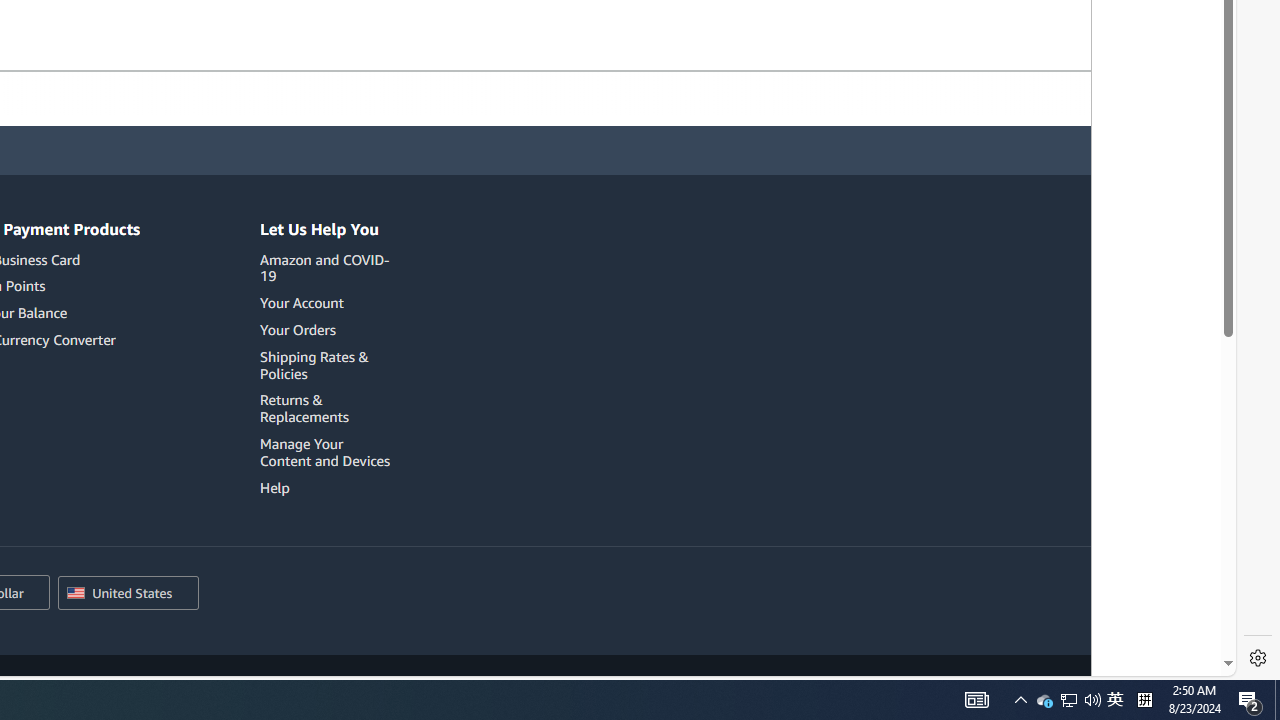 The width and height of the screenshot is (1280, 720). Describe the element at coordinates (328, 303) in the screenshot. I see `'Your Account'` at that location.